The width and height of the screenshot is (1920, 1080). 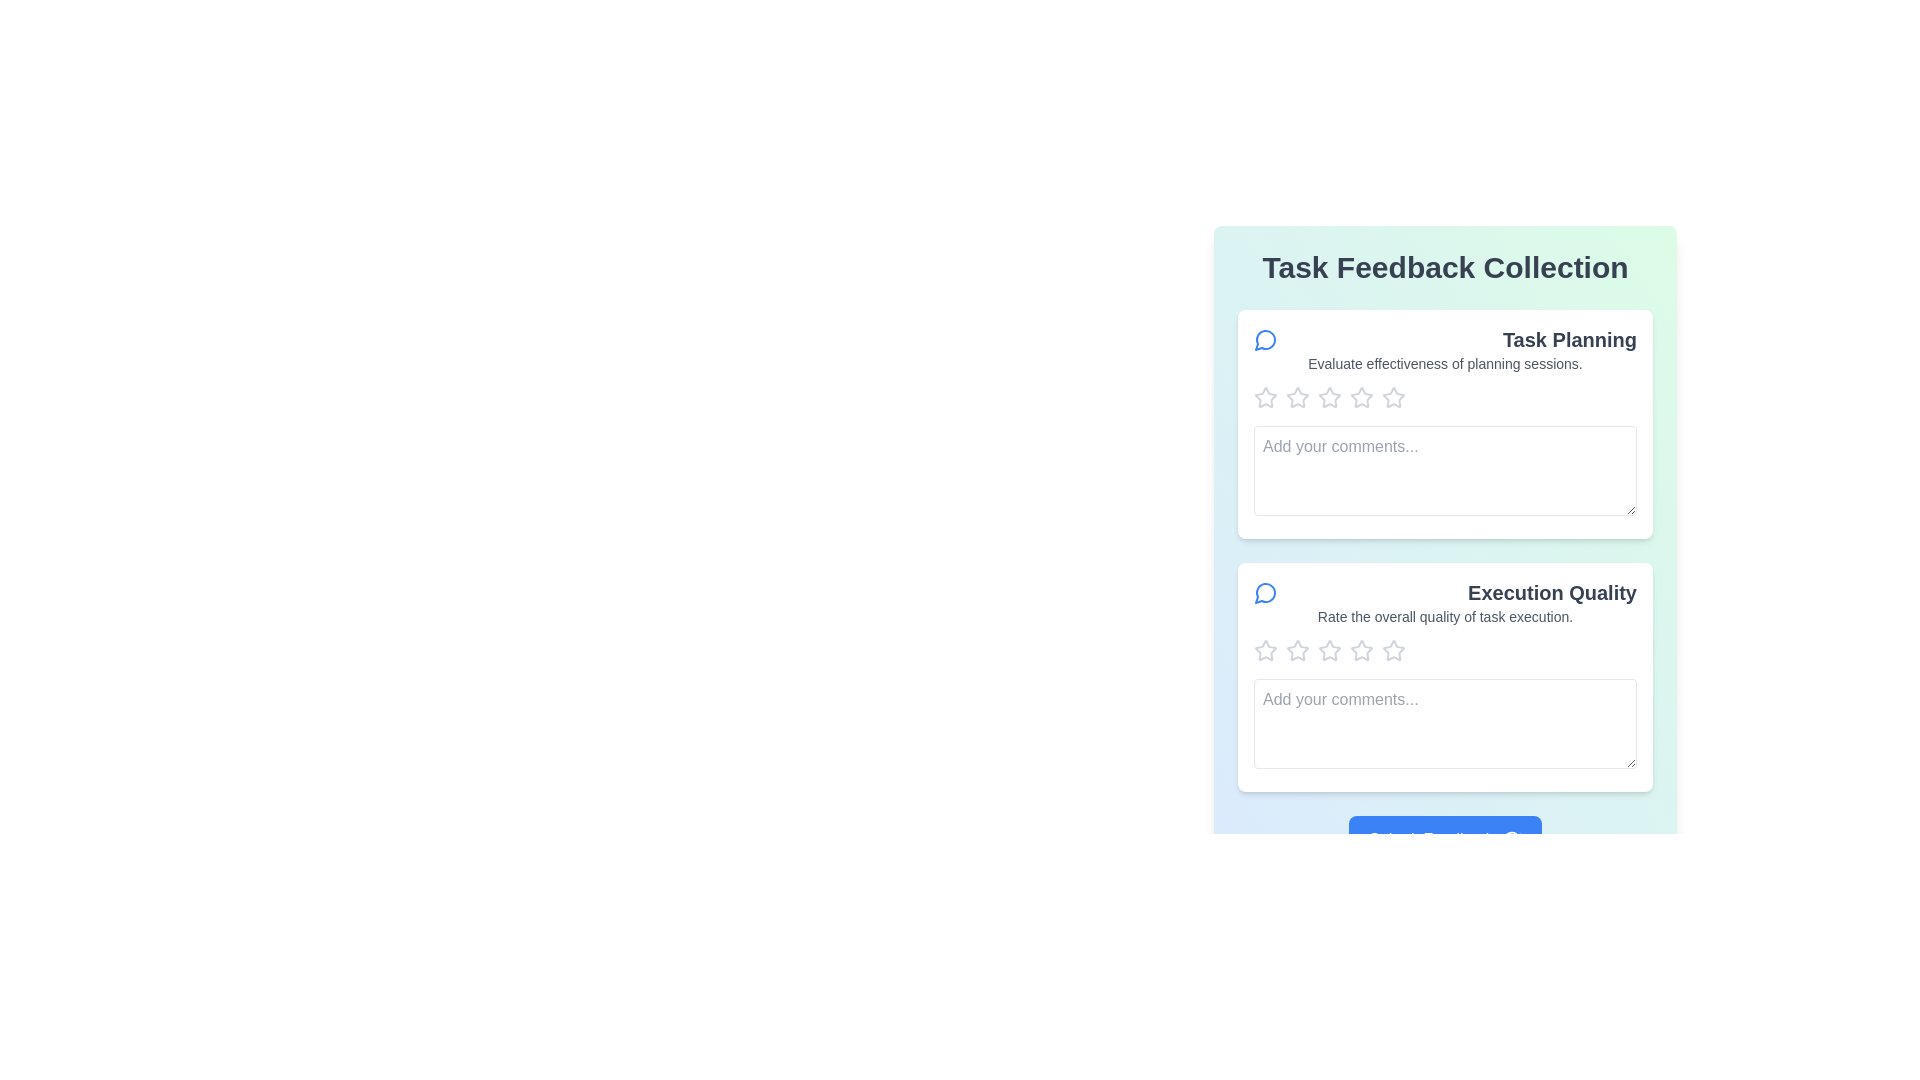 I want to click on the second rating star in the 'Execution Quality' feedback section to select a rating, so click(x=1329, y=650).